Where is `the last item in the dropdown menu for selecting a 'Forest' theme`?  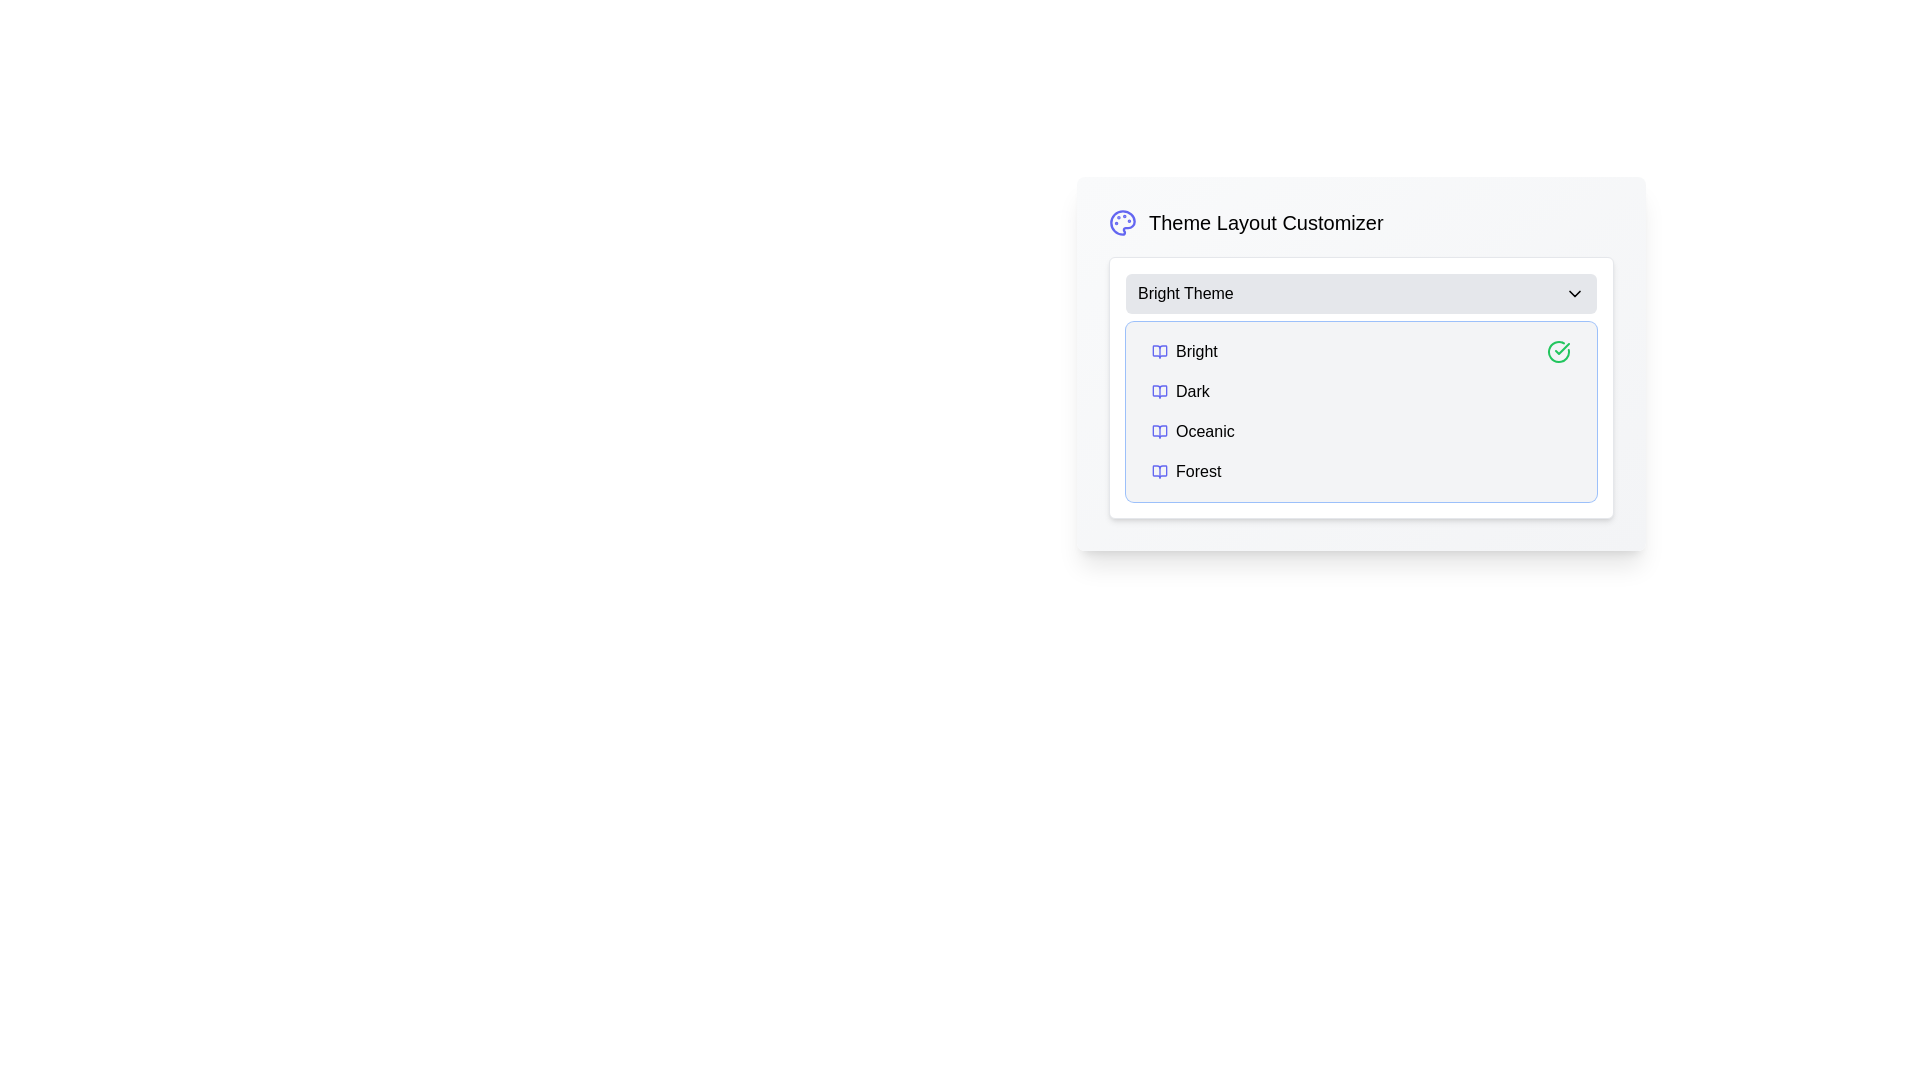 the last item in the dropdown menu for selecting a 'Forest' theme is located at coordinates (1360, 471).